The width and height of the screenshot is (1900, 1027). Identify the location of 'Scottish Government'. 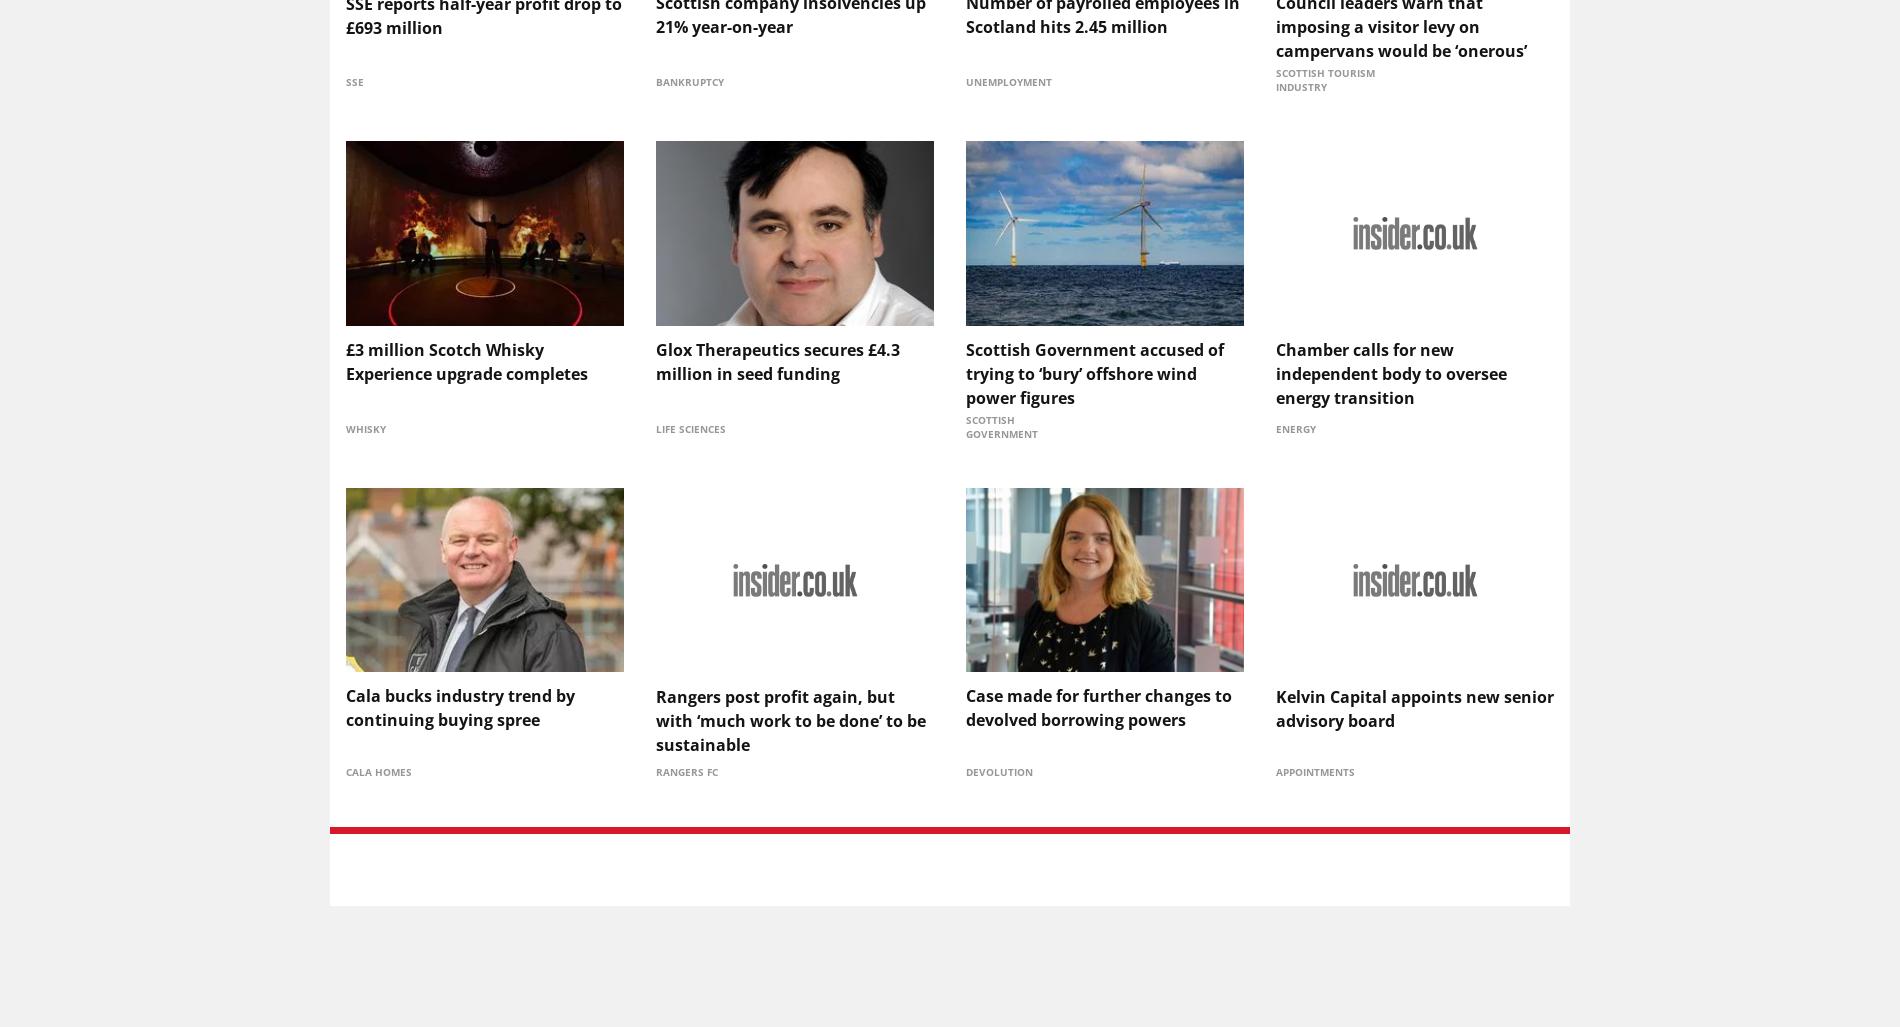
(1002, 424).